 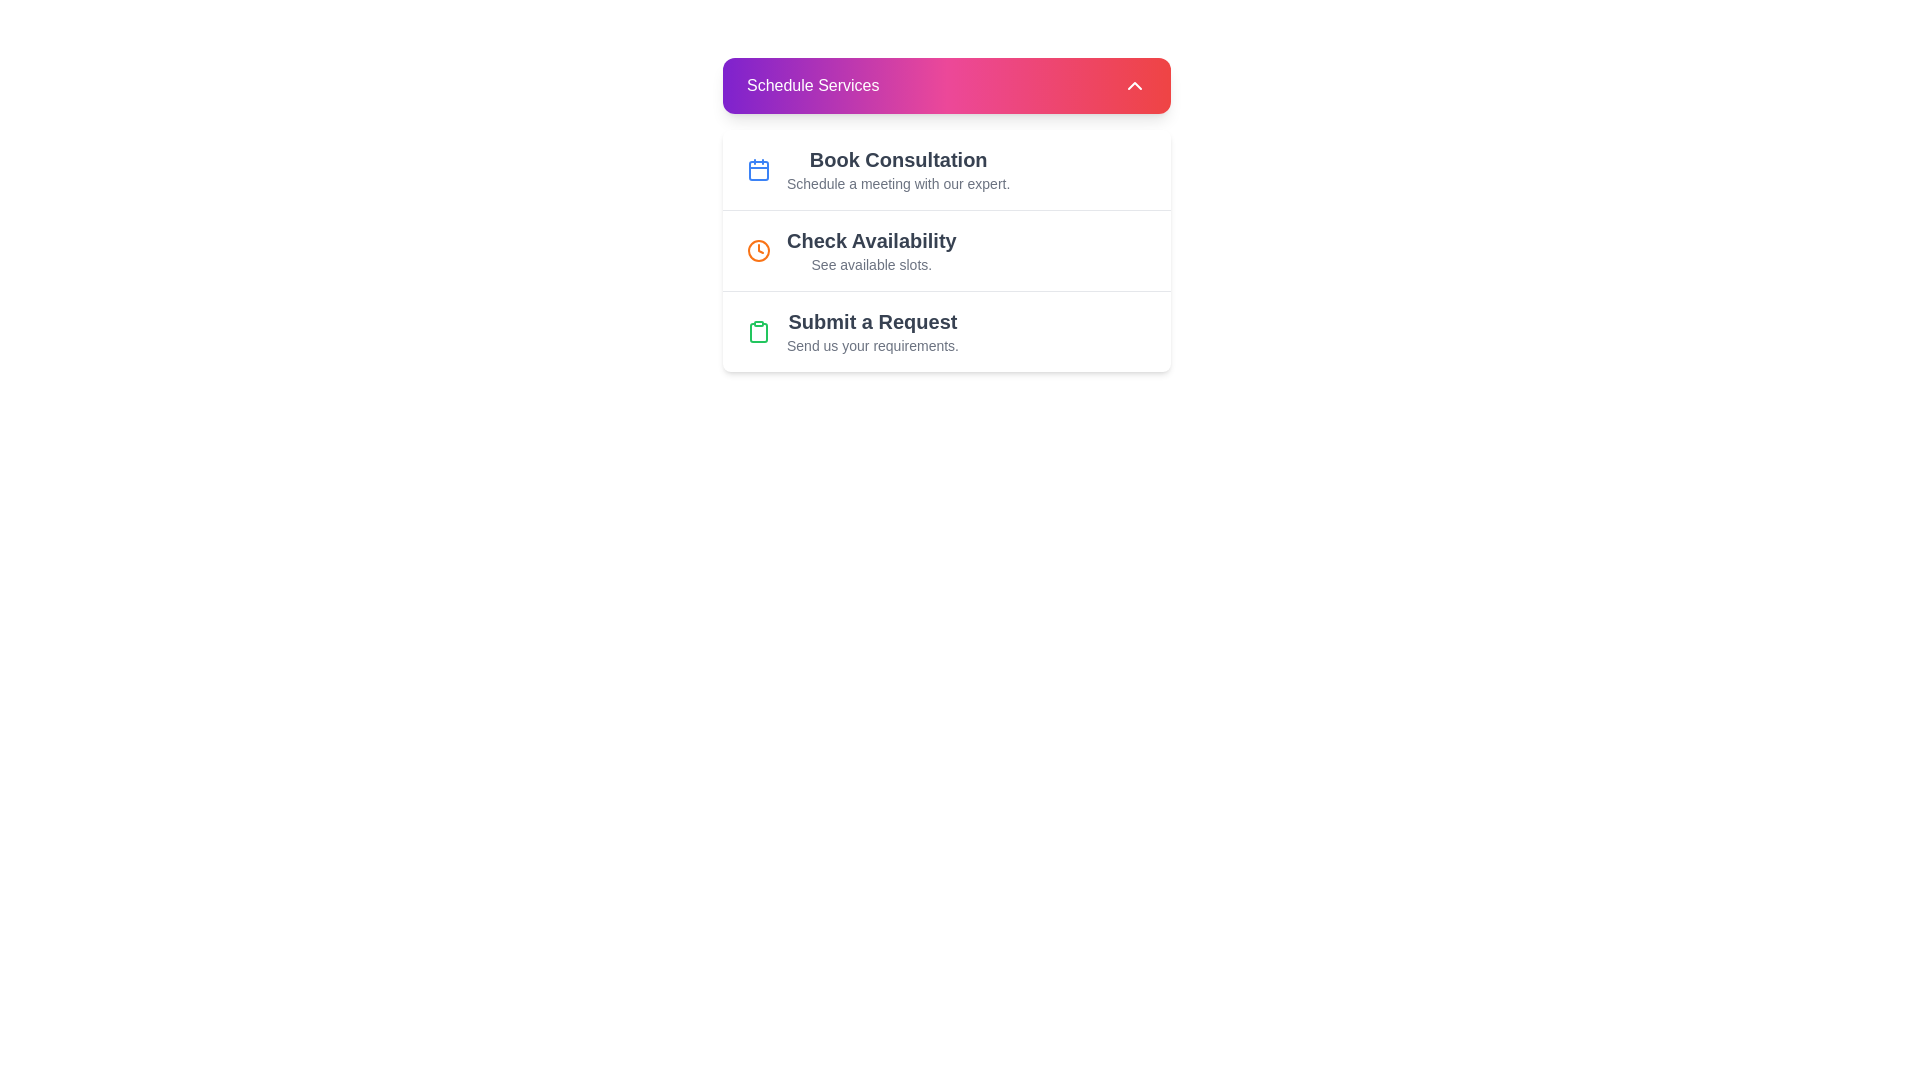 What do you see at coordinates (945, 249) in the screenshot?
I see `the interactive button containing a clock icon and the text 'Check Availability' to check availability` at bounding box center [945, 249].